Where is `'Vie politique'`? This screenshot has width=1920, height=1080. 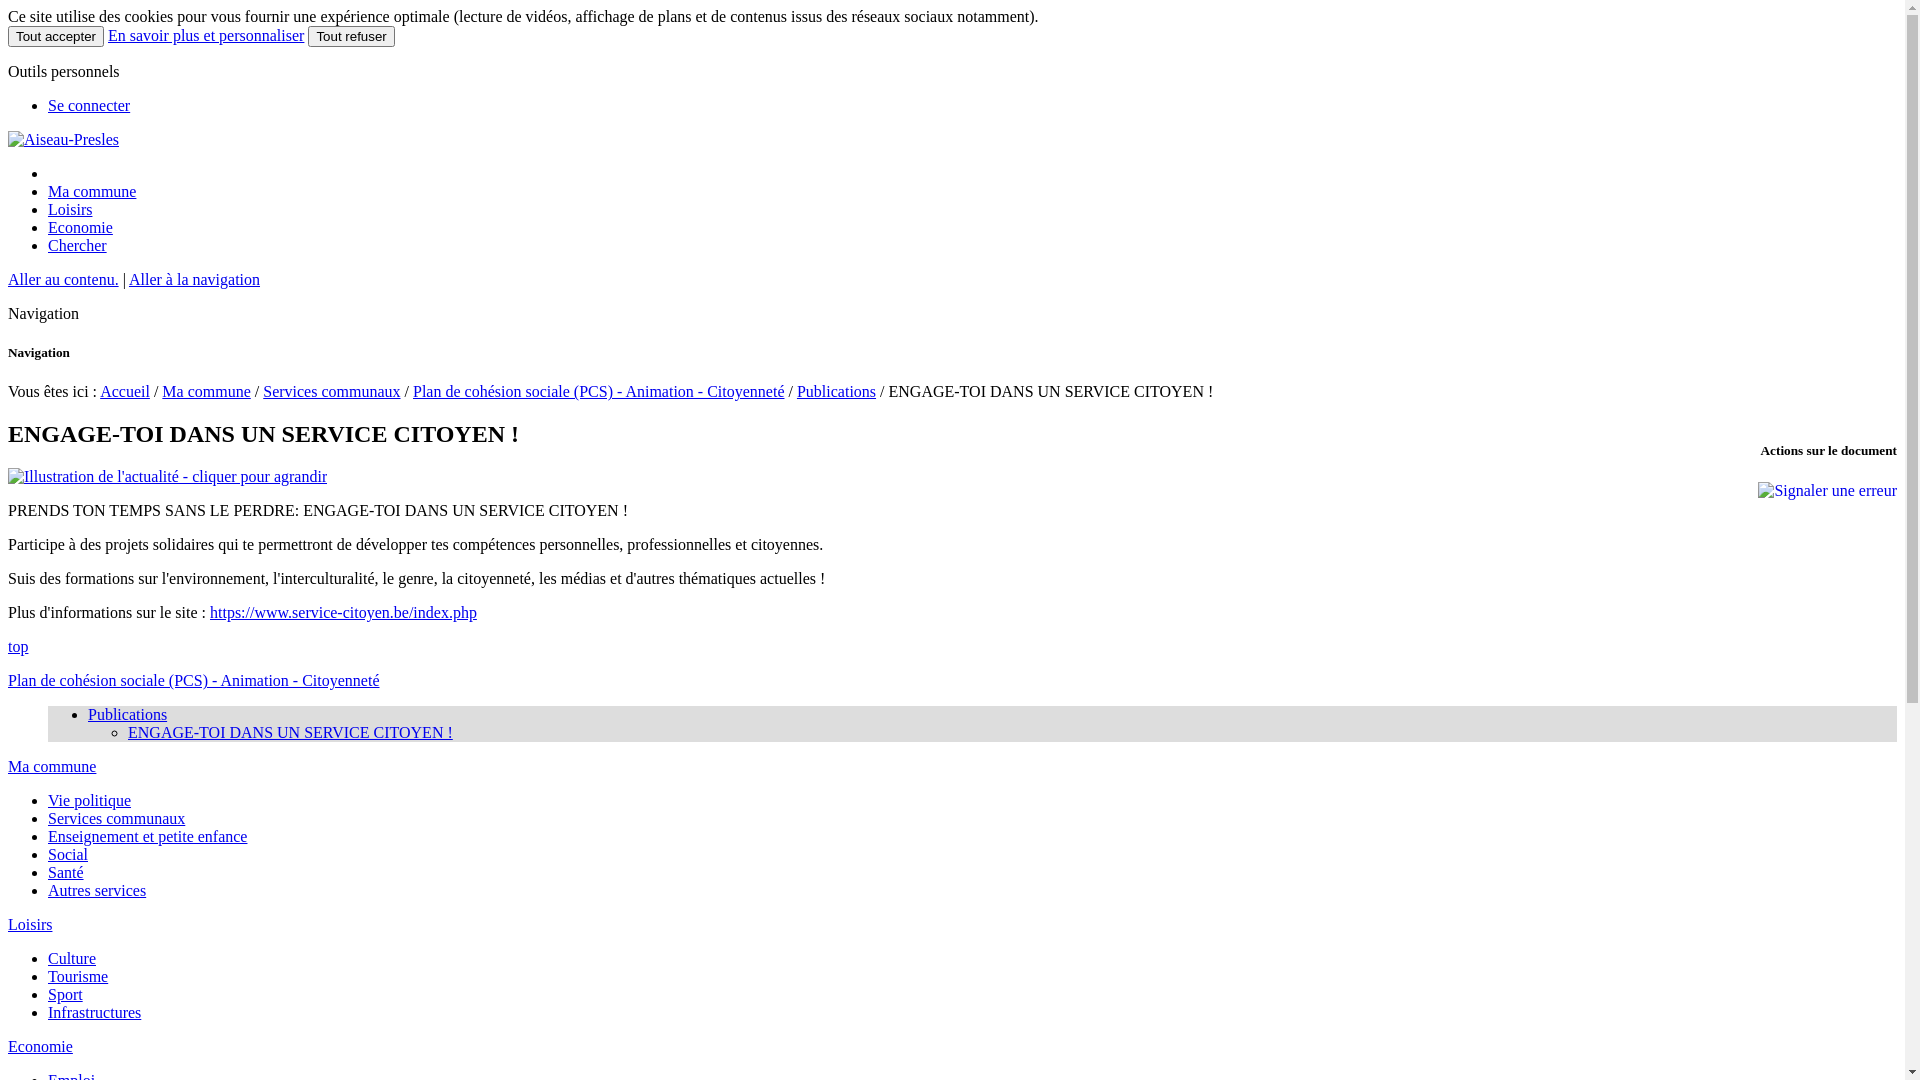 'Vie politique' is located at coordinates (88, 799).